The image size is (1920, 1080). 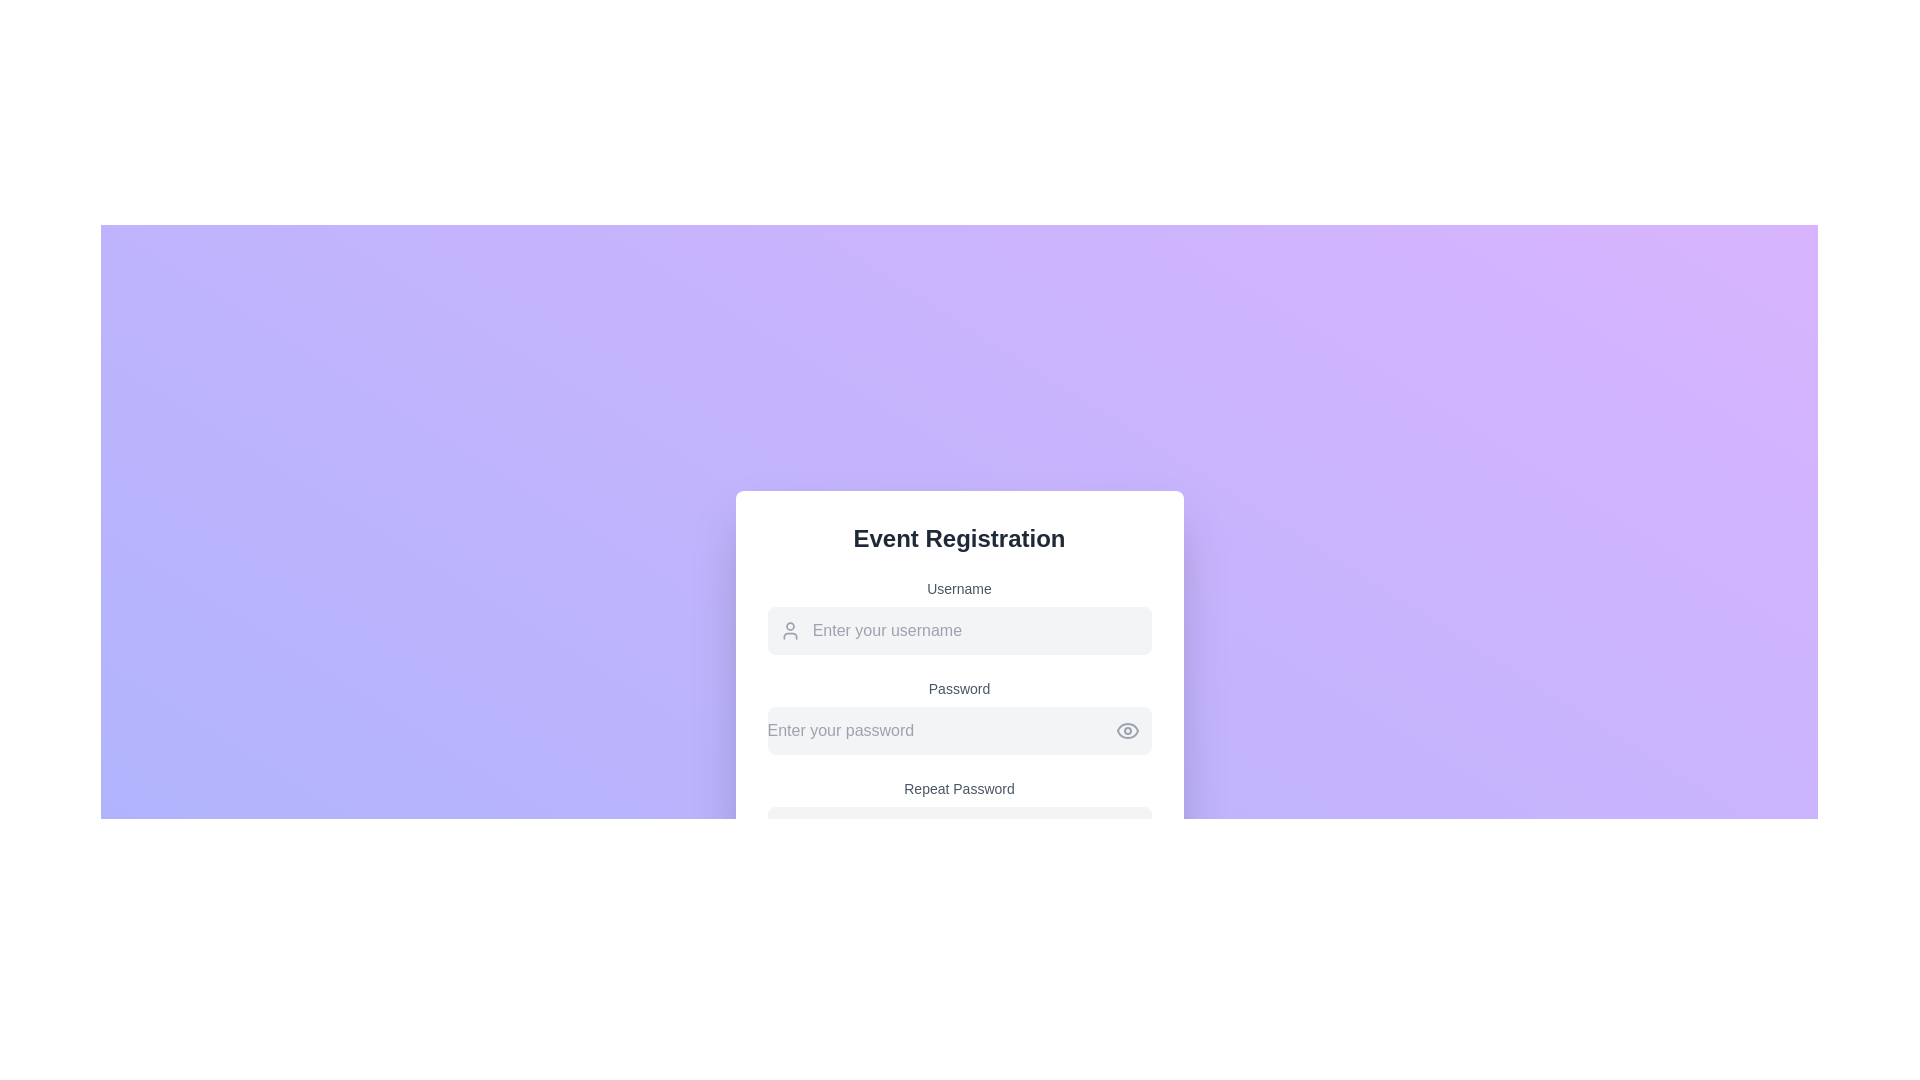 What do you see at coordinates (1127, 731) in the screenshot?
I see `the button on the rightmost side of the password input field` at bounding box center [1127, 731].